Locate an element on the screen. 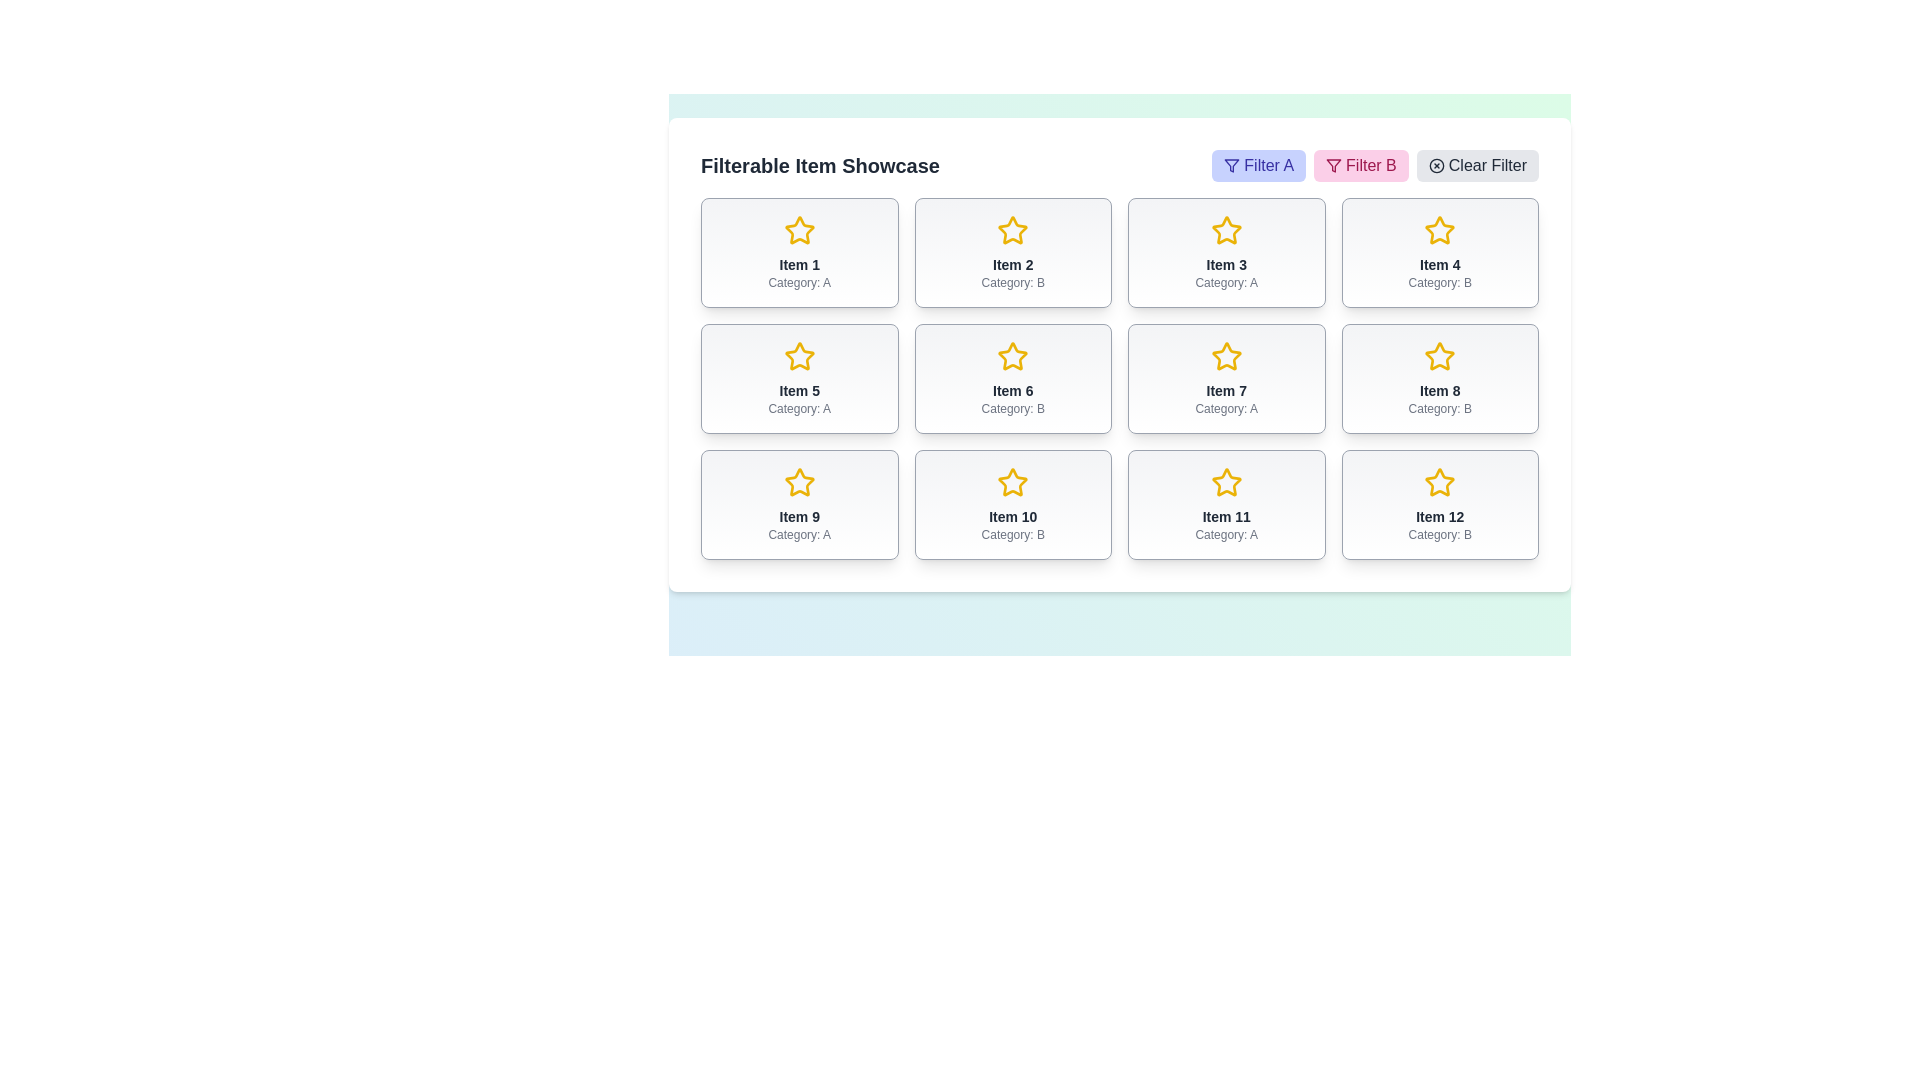 This screenshot has height=1080, width=1920. the informational card located in the bottom-right corner of the grid layout, which displays details of a specific item is located at coordinates (1440, 504).